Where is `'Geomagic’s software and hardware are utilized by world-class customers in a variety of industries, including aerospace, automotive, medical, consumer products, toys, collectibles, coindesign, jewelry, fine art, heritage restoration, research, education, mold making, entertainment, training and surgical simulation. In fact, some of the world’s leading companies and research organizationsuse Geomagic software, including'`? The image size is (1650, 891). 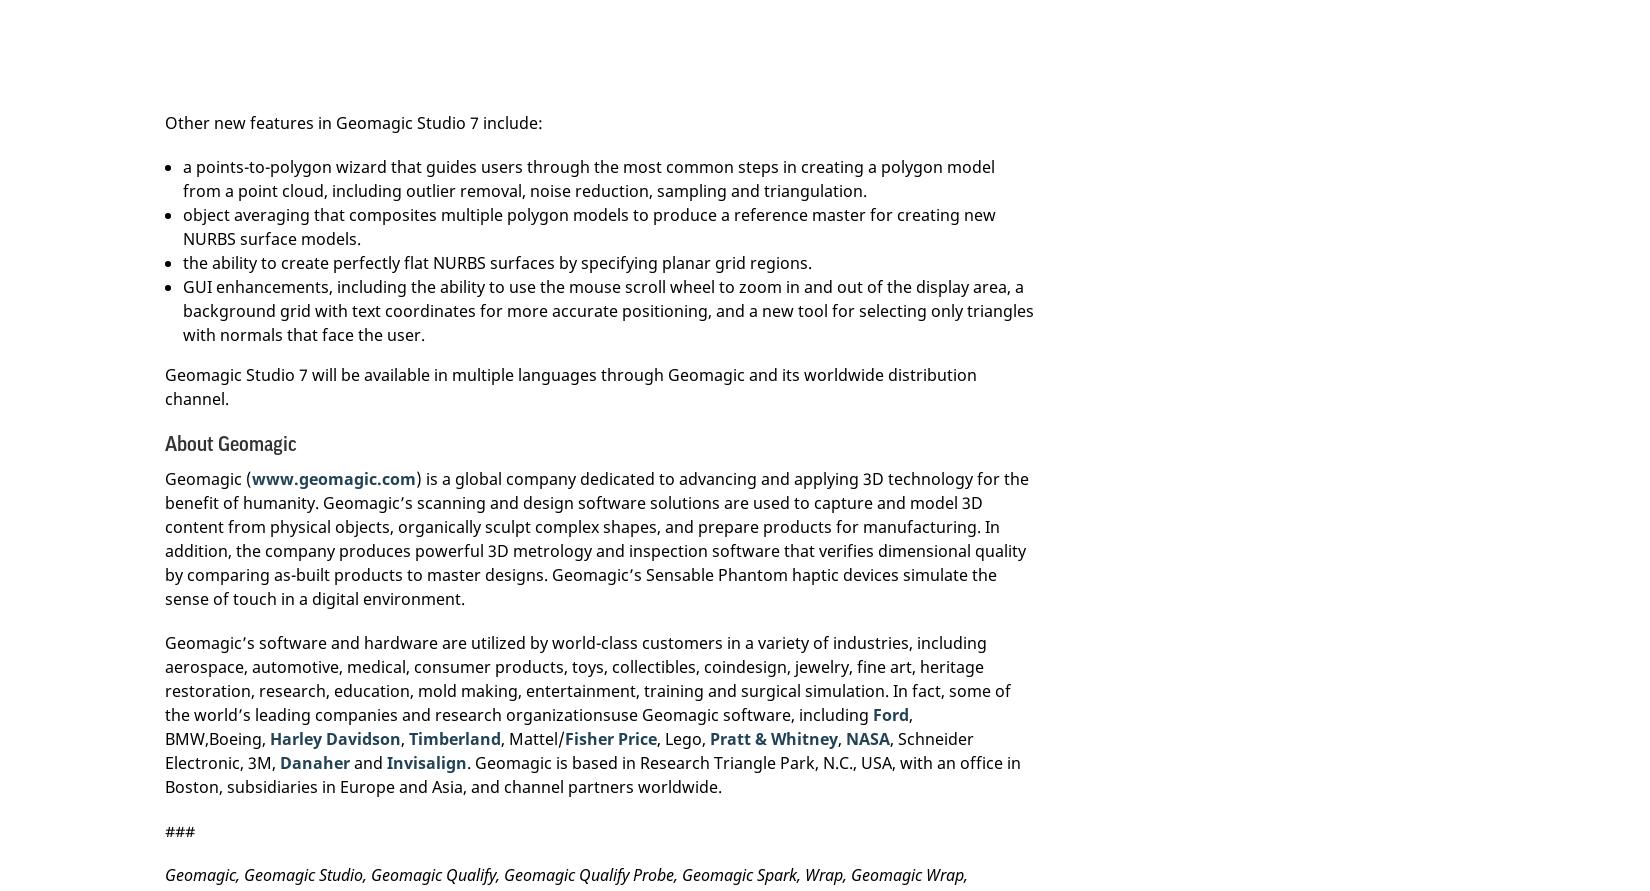
'Geomagic’s software and hardware are utilized by world-class customers in a variety of industries, including aerospace, automotive, medical, consumer products, toys, collectibles, coindesign, jewelry, fine art, heritage restoration, research, education, mold making, entertainment, training and surgical simulation. In fact, some of the world’s leading companies and research organizationsuse Geomagic software, including' is located at coordinates (587, 678).